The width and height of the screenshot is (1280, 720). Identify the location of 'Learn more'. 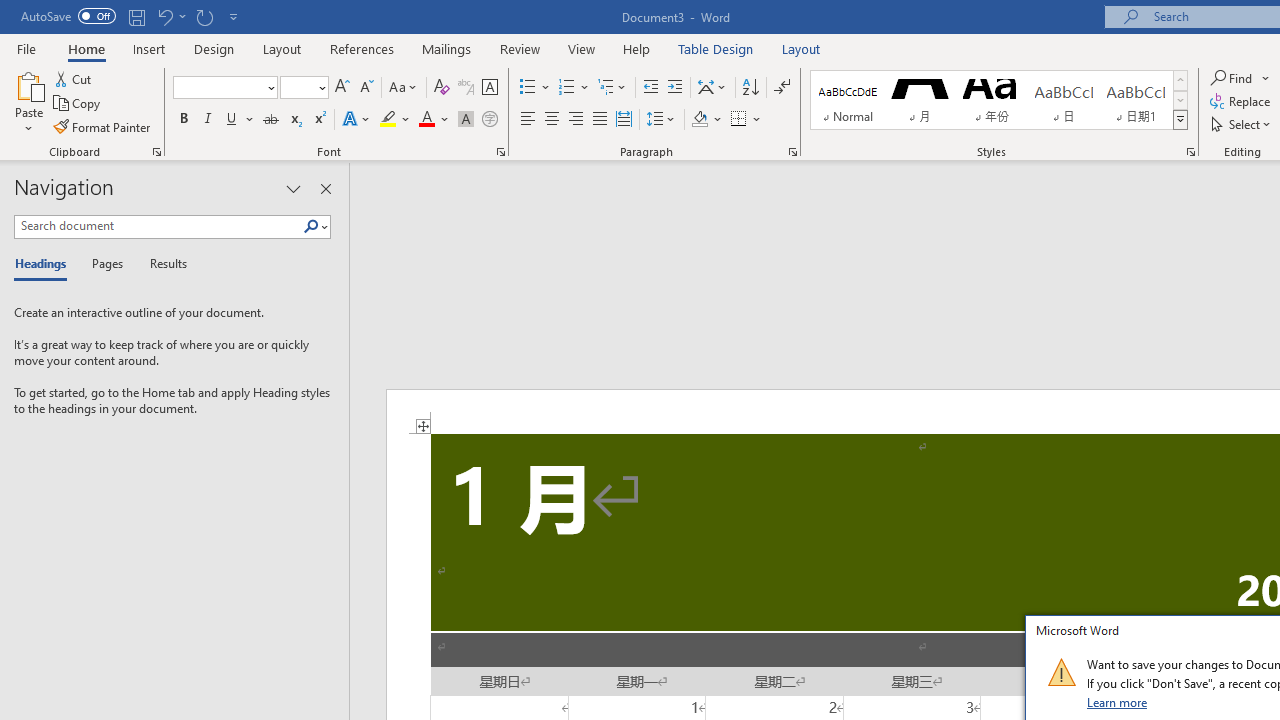
(1117, 701).